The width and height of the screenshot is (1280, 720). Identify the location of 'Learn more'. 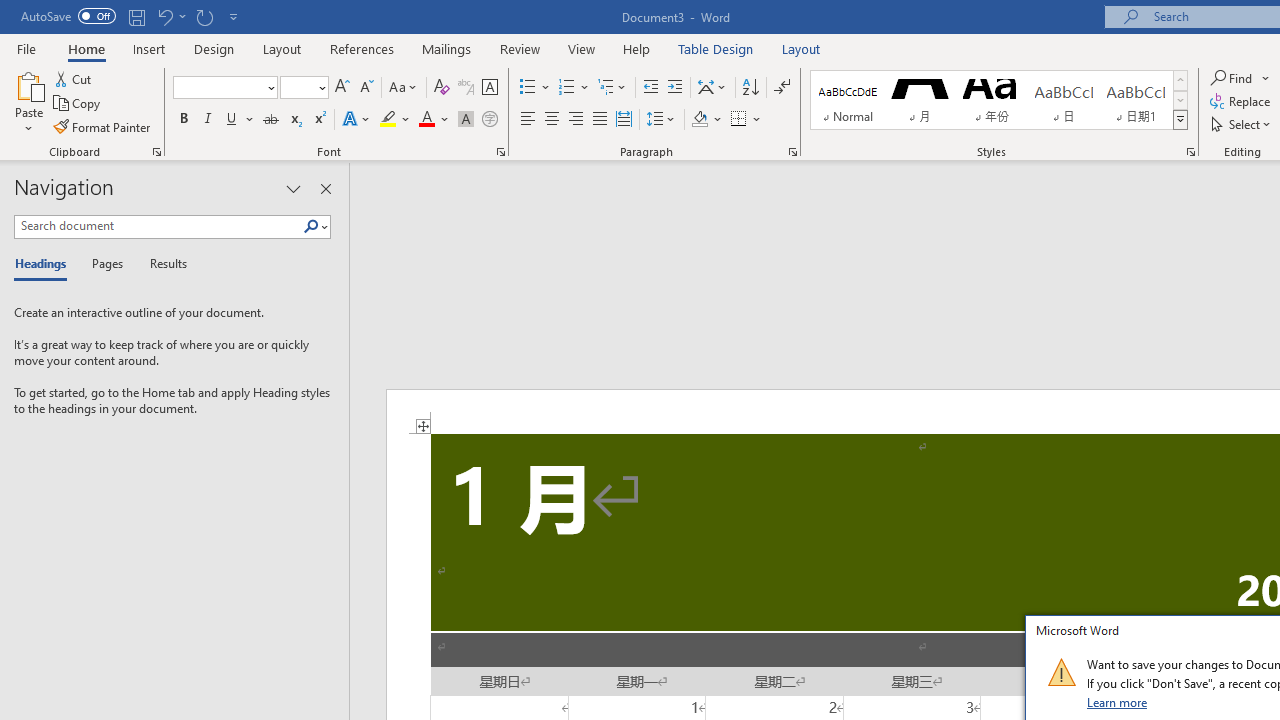
(1117, 701).